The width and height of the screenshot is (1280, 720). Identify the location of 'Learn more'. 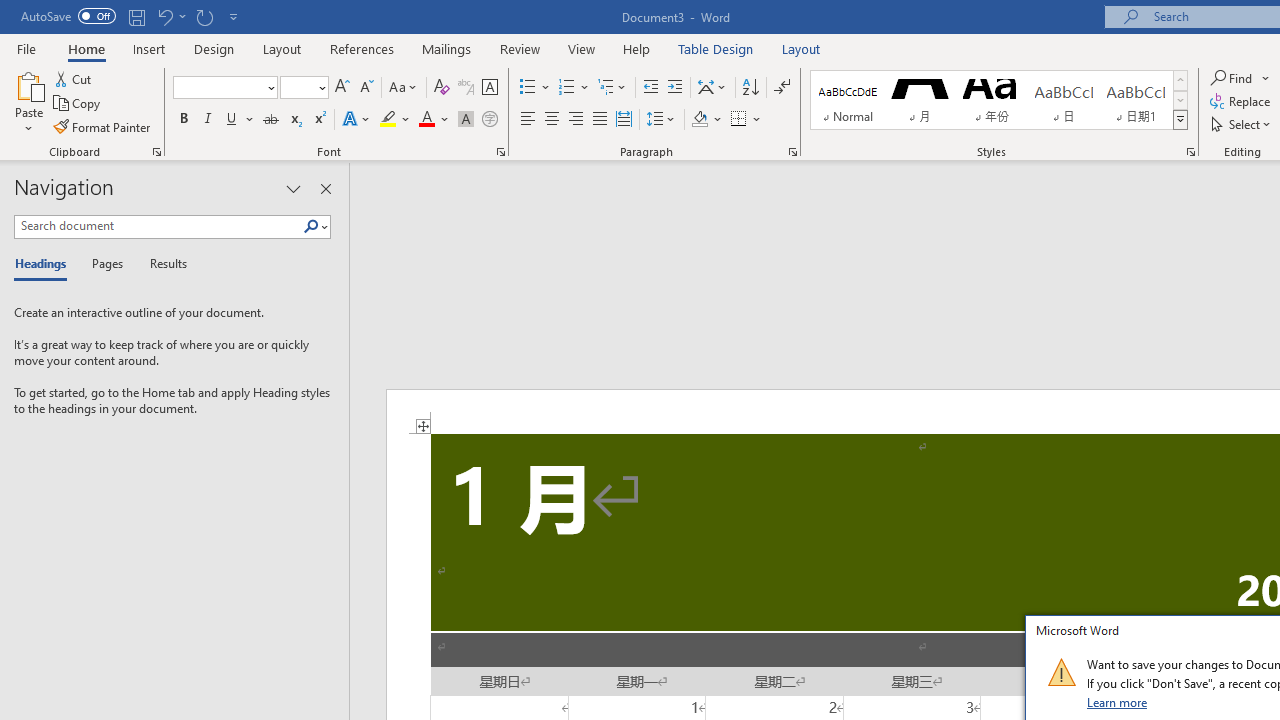
(1117, 701).